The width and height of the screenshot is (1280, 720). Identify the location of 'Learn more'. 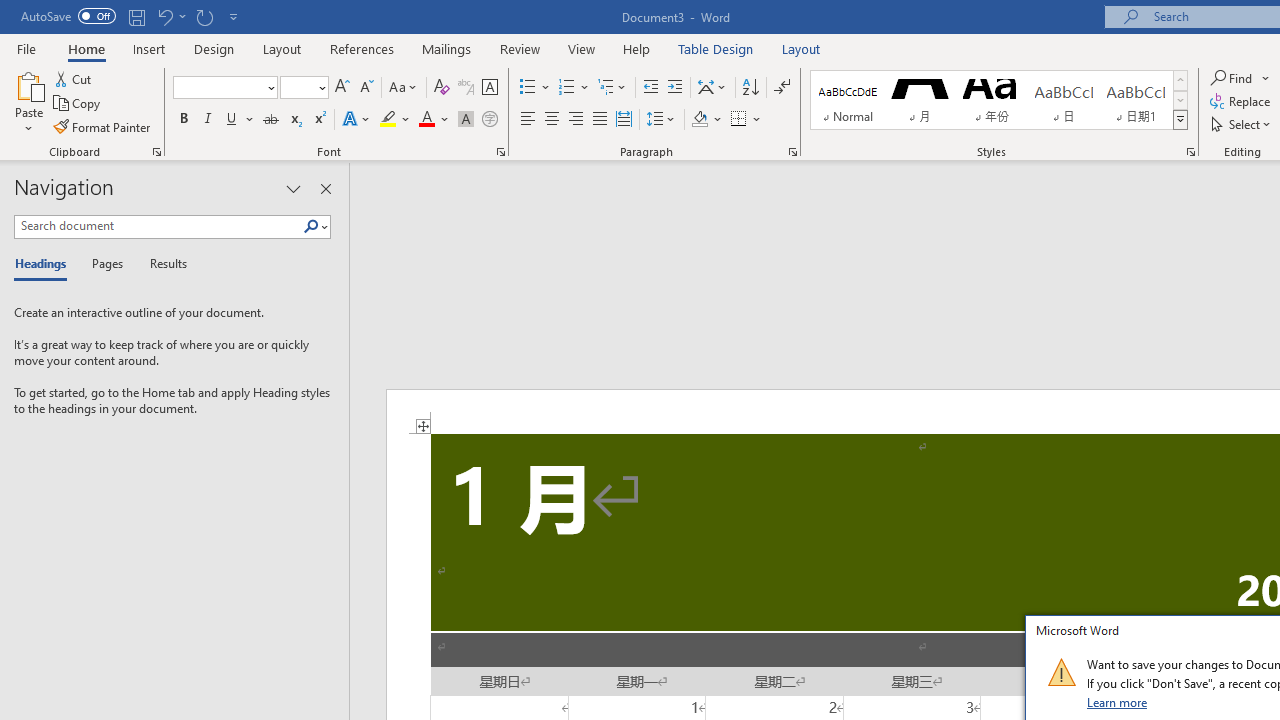
(1117, 701).